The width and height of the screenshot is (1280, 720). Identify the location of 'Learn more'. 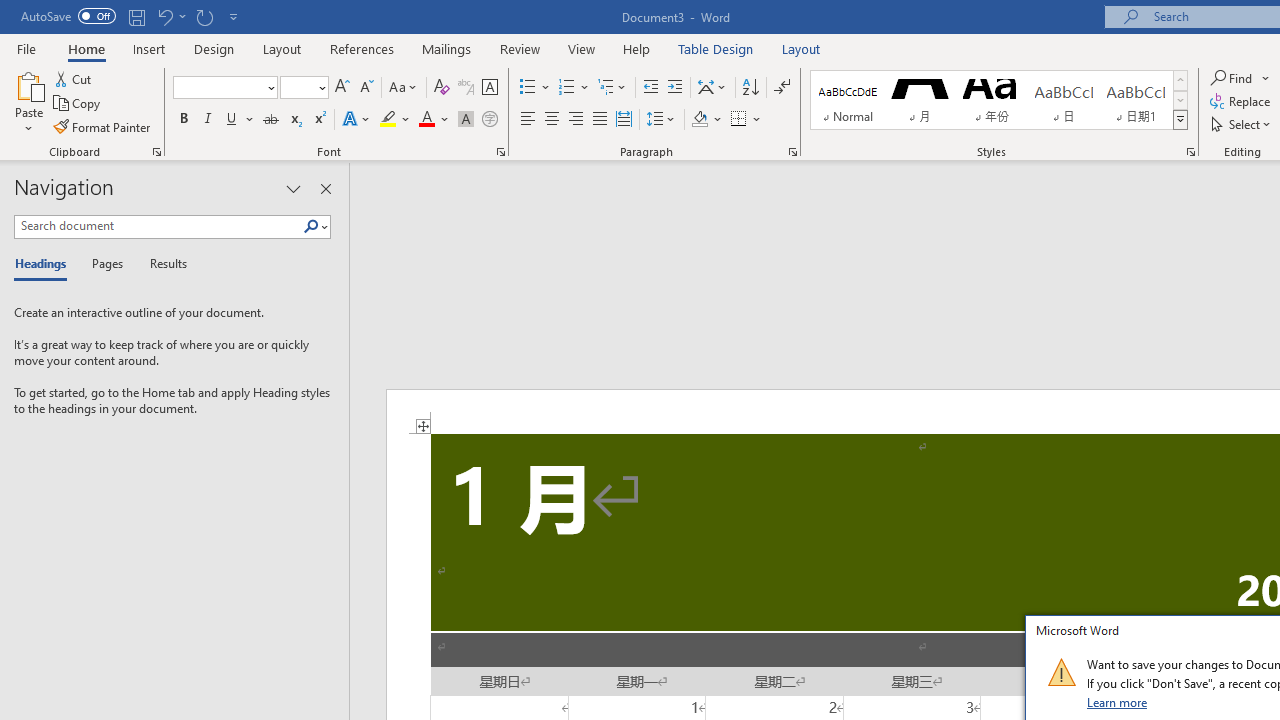
(1117, 701).